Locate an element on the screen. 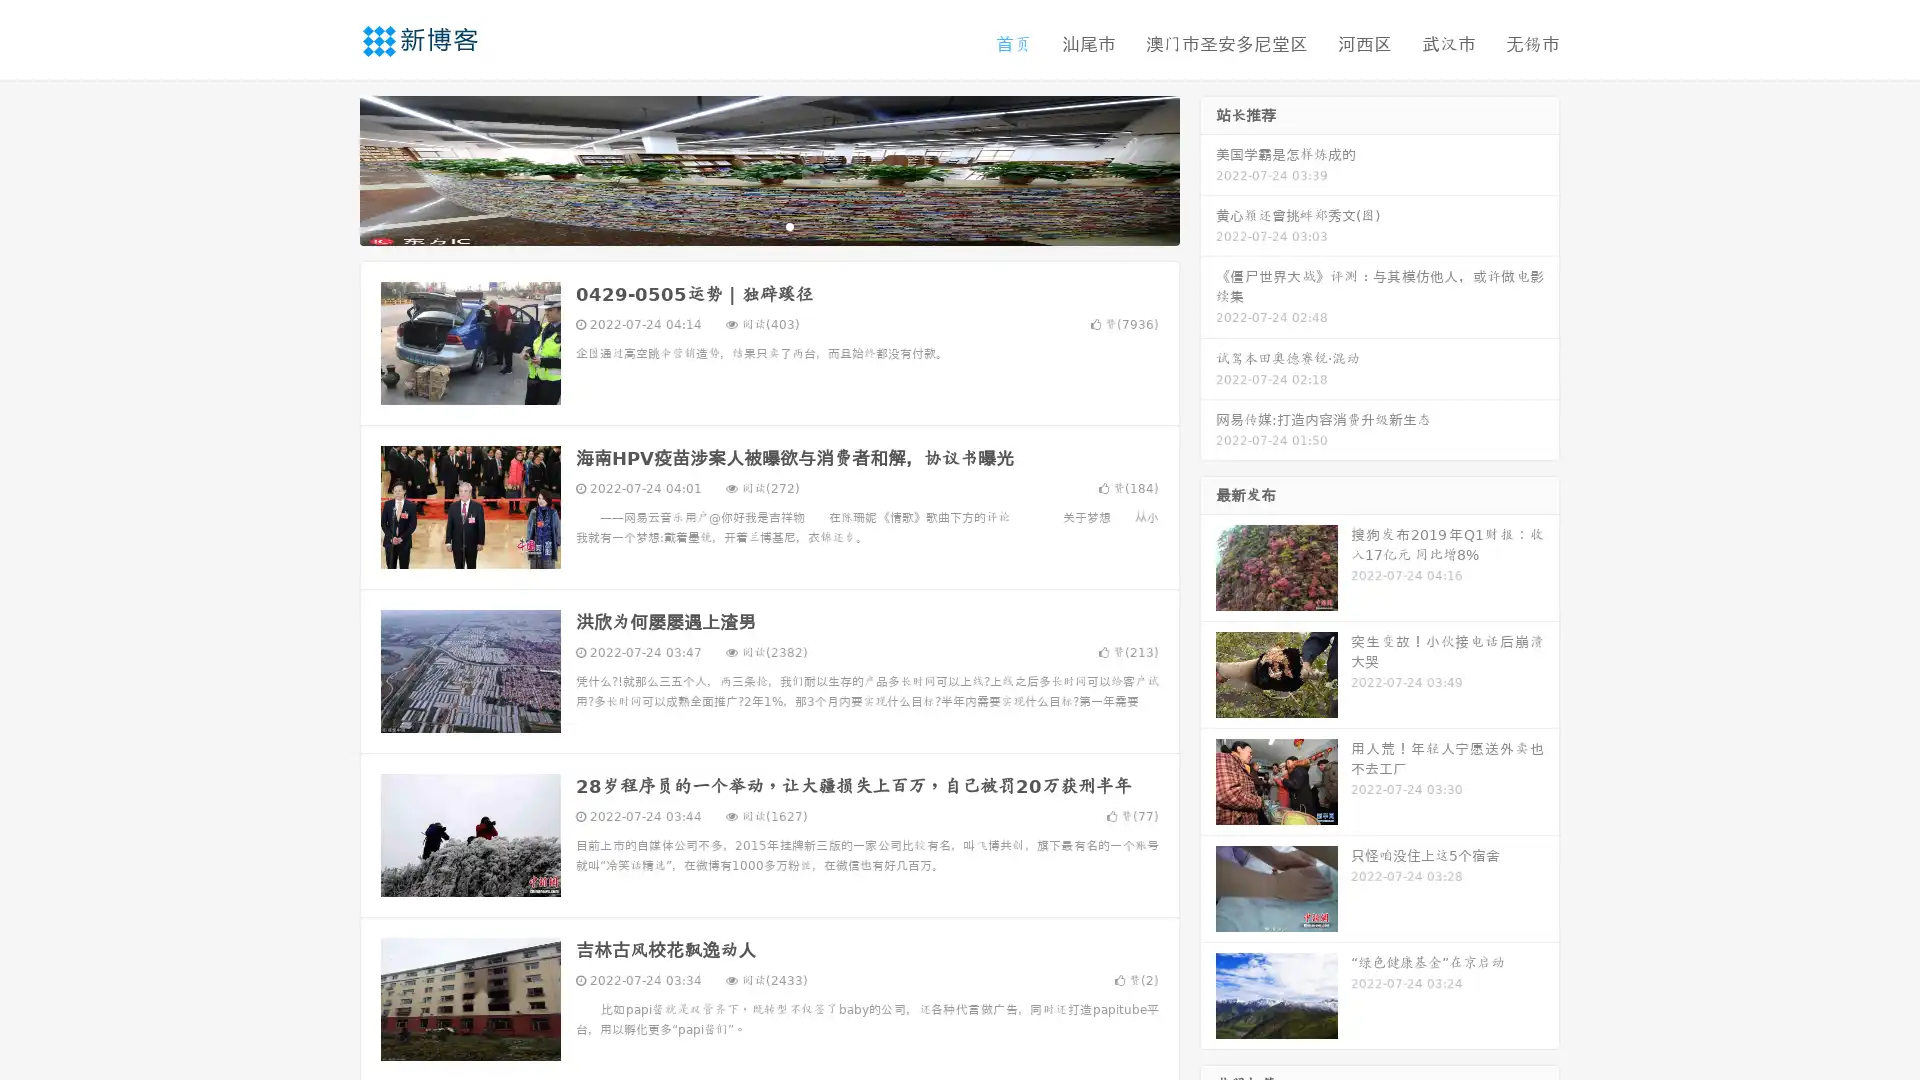 This screenshot has width=1920, height=1080. Next slide is located at coordinates (1208, 168).